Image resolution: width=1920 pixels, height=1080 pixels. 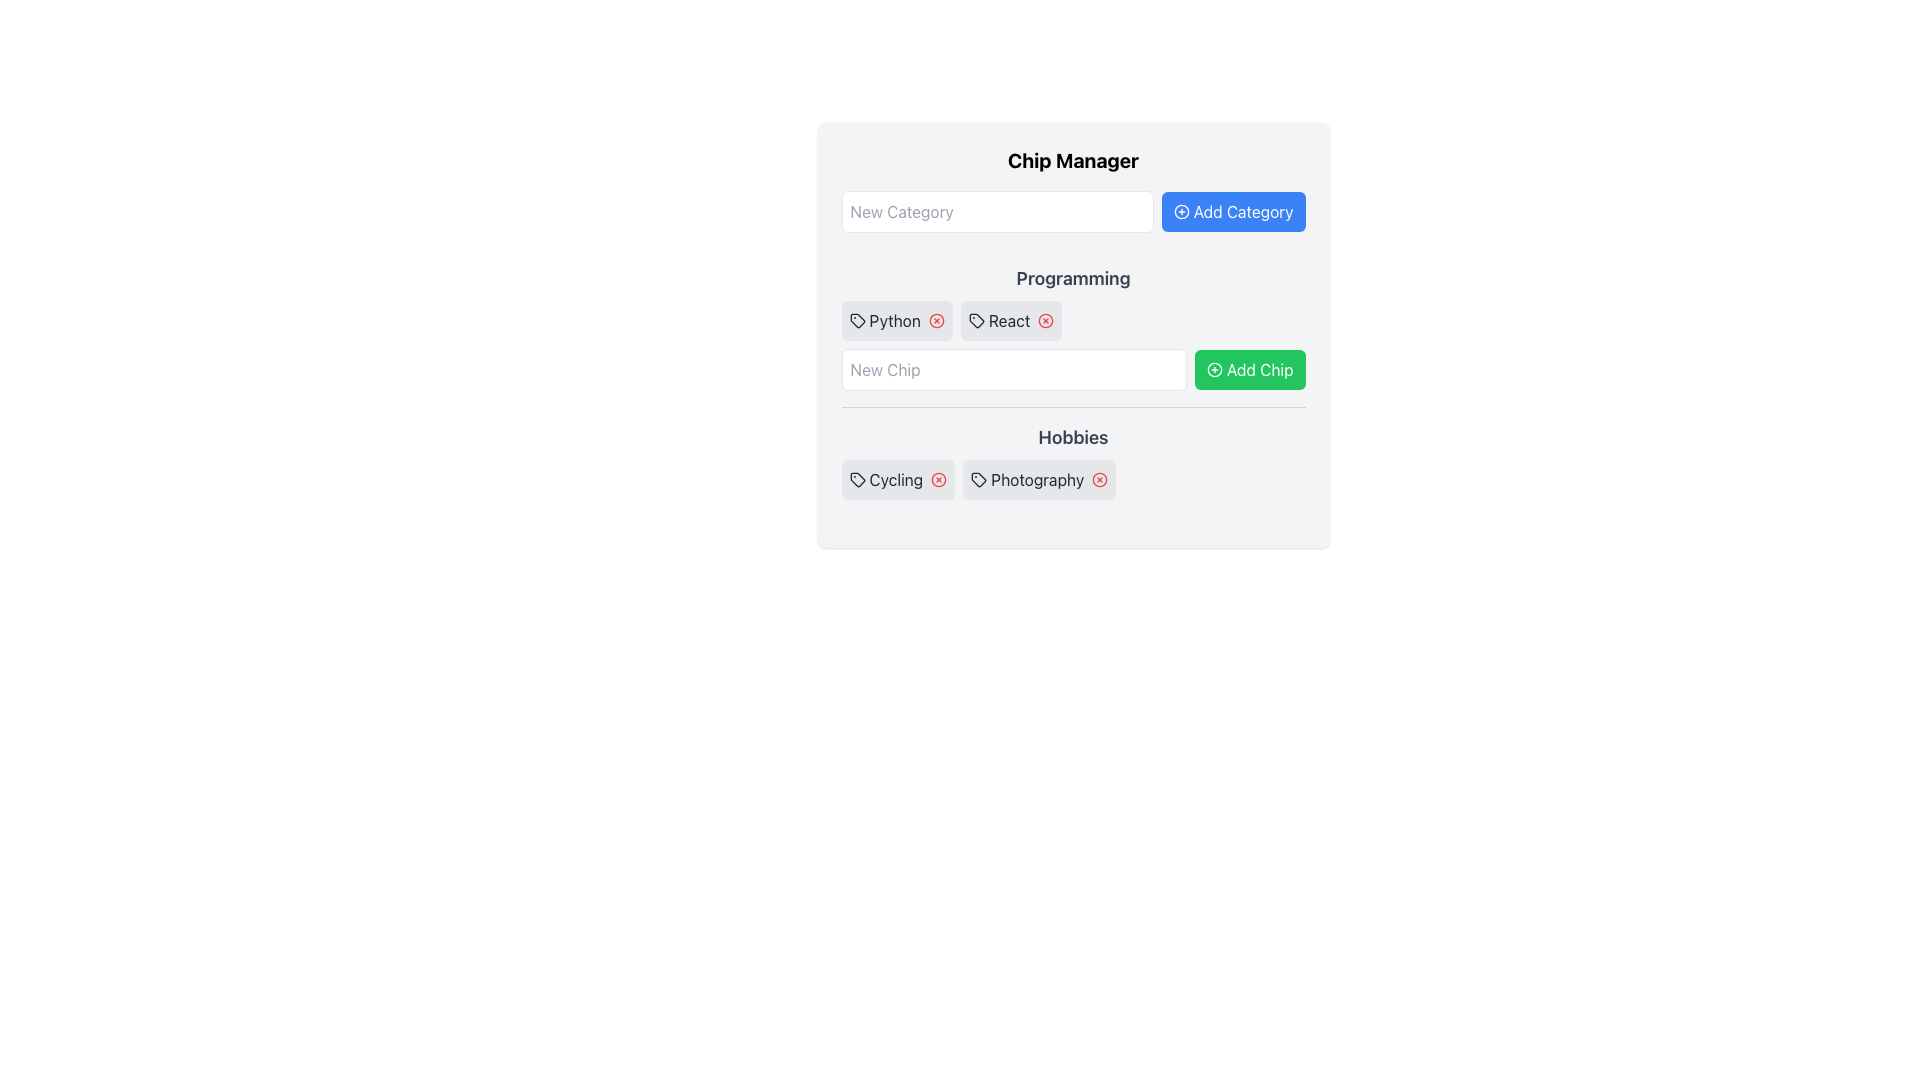 I want to click on the decorative icon associated with the 'Python' tag located at the beginning of the 'Python' chip in the 'Programming' section, so click(x=857, y=319).